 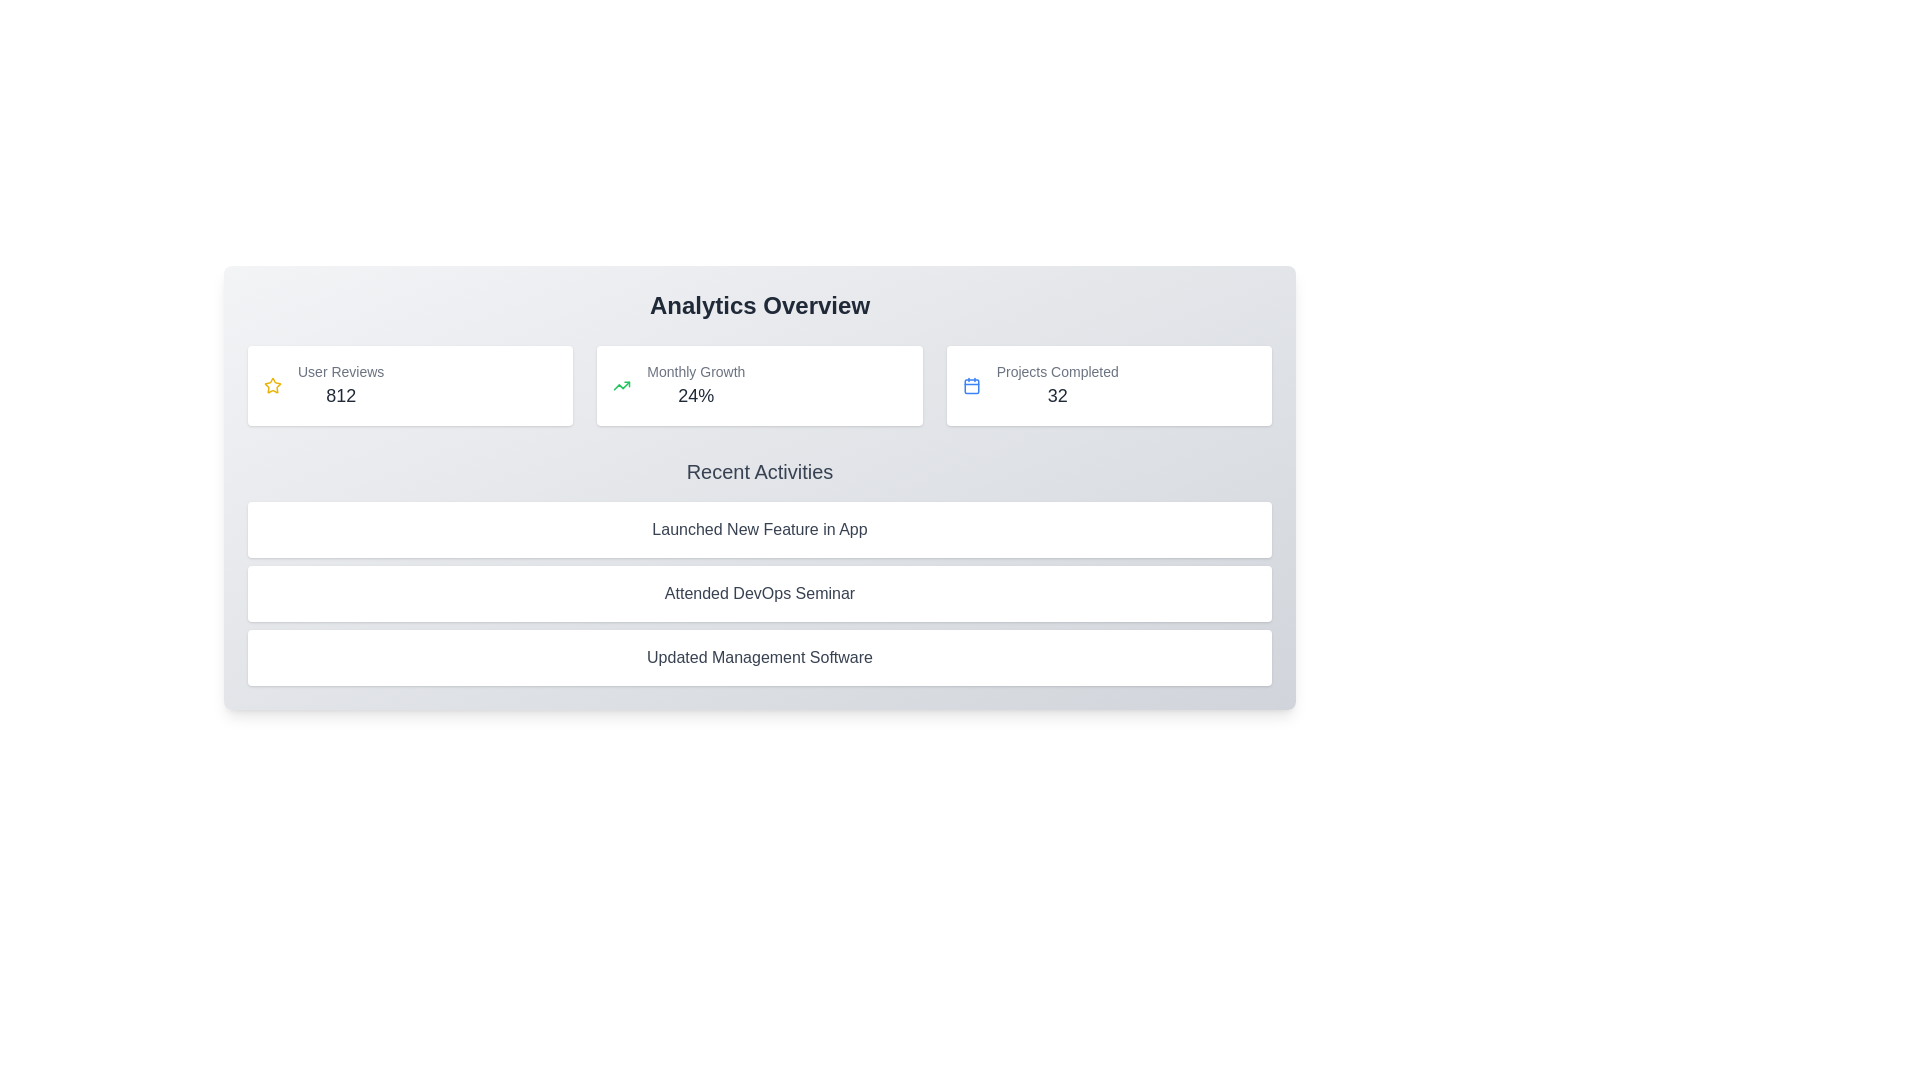 What do you see at coordinates (272, 385) in the screenshot?
I see `the star-shaped icon filled with yellow color and outlined in black, which is part of the 'User Reviews' card displaying the count '812'` at bounding box center [272, 385].